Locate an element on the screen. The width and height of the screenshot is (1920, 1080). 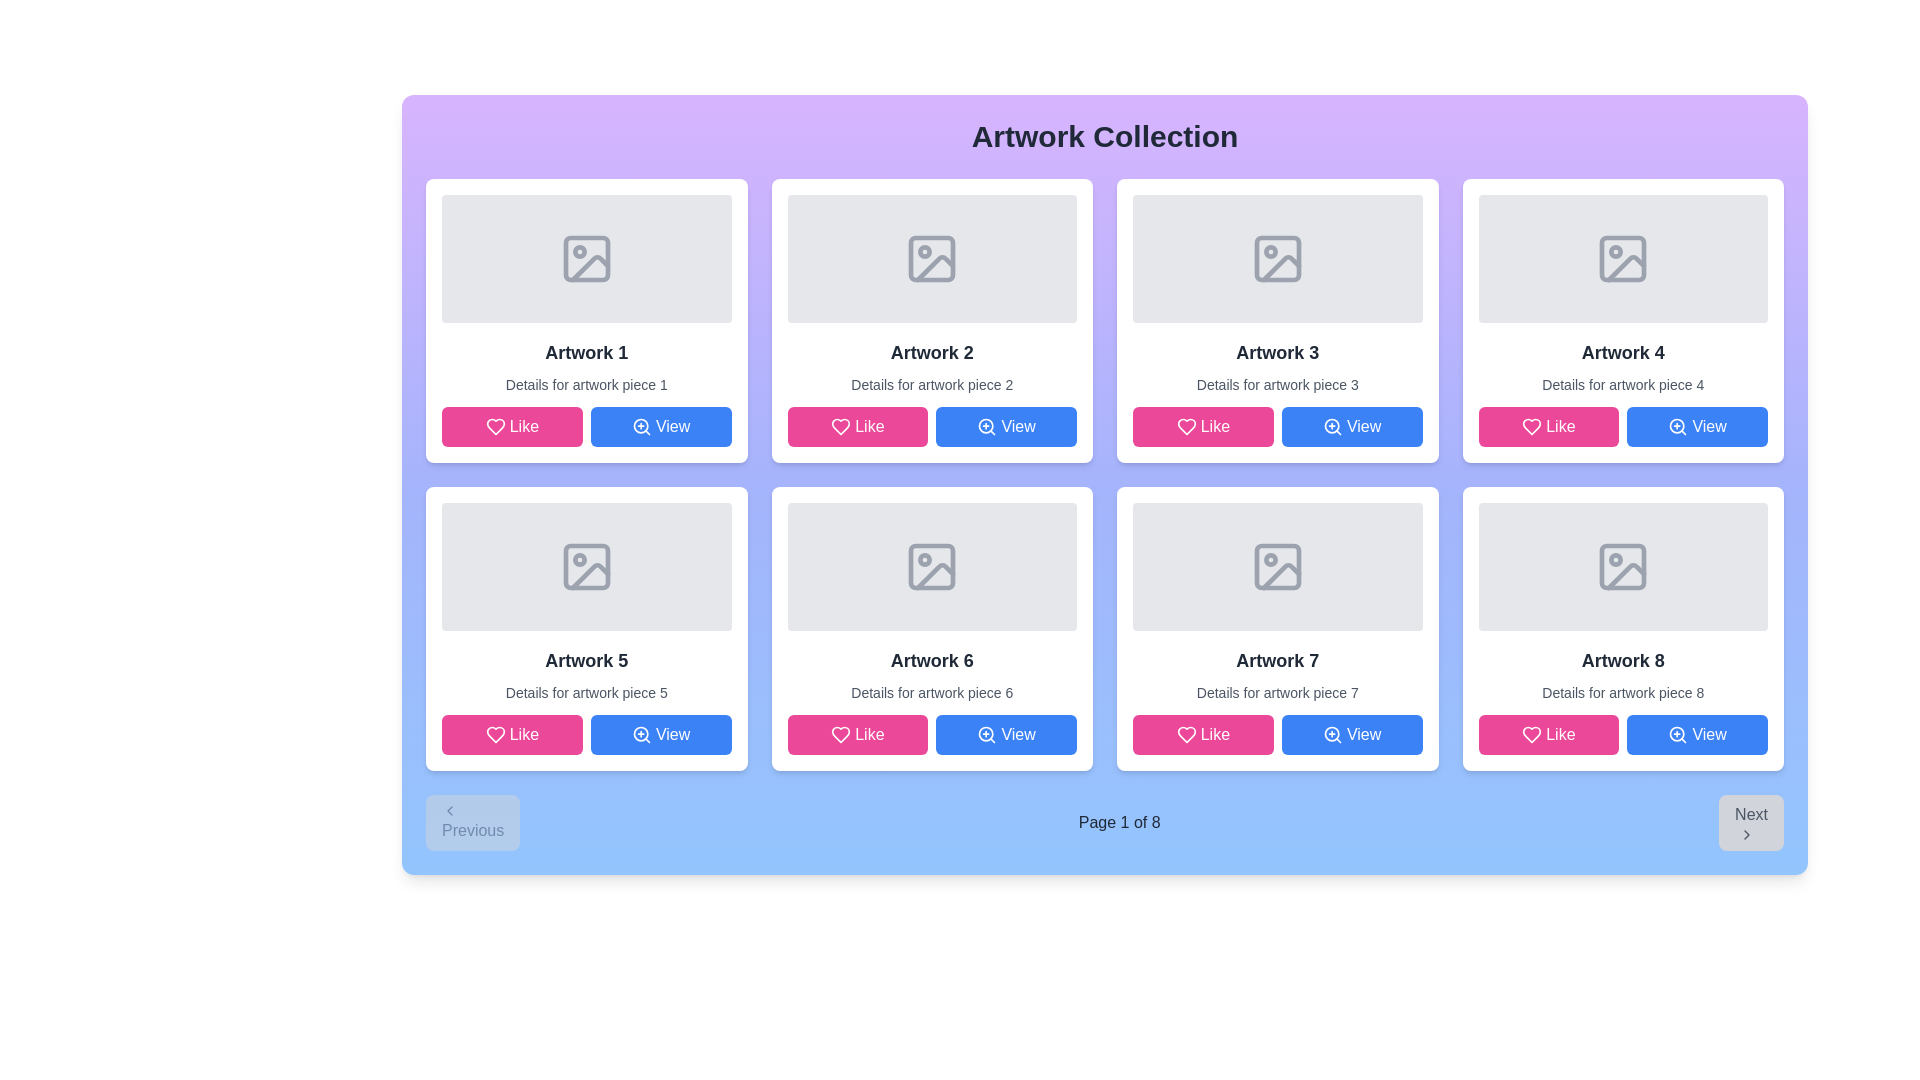
the static text label located in the first column of the second row of the artwork grid, which provides additional descriptive information about the associated artwork item is located at coordinates (585, 692).